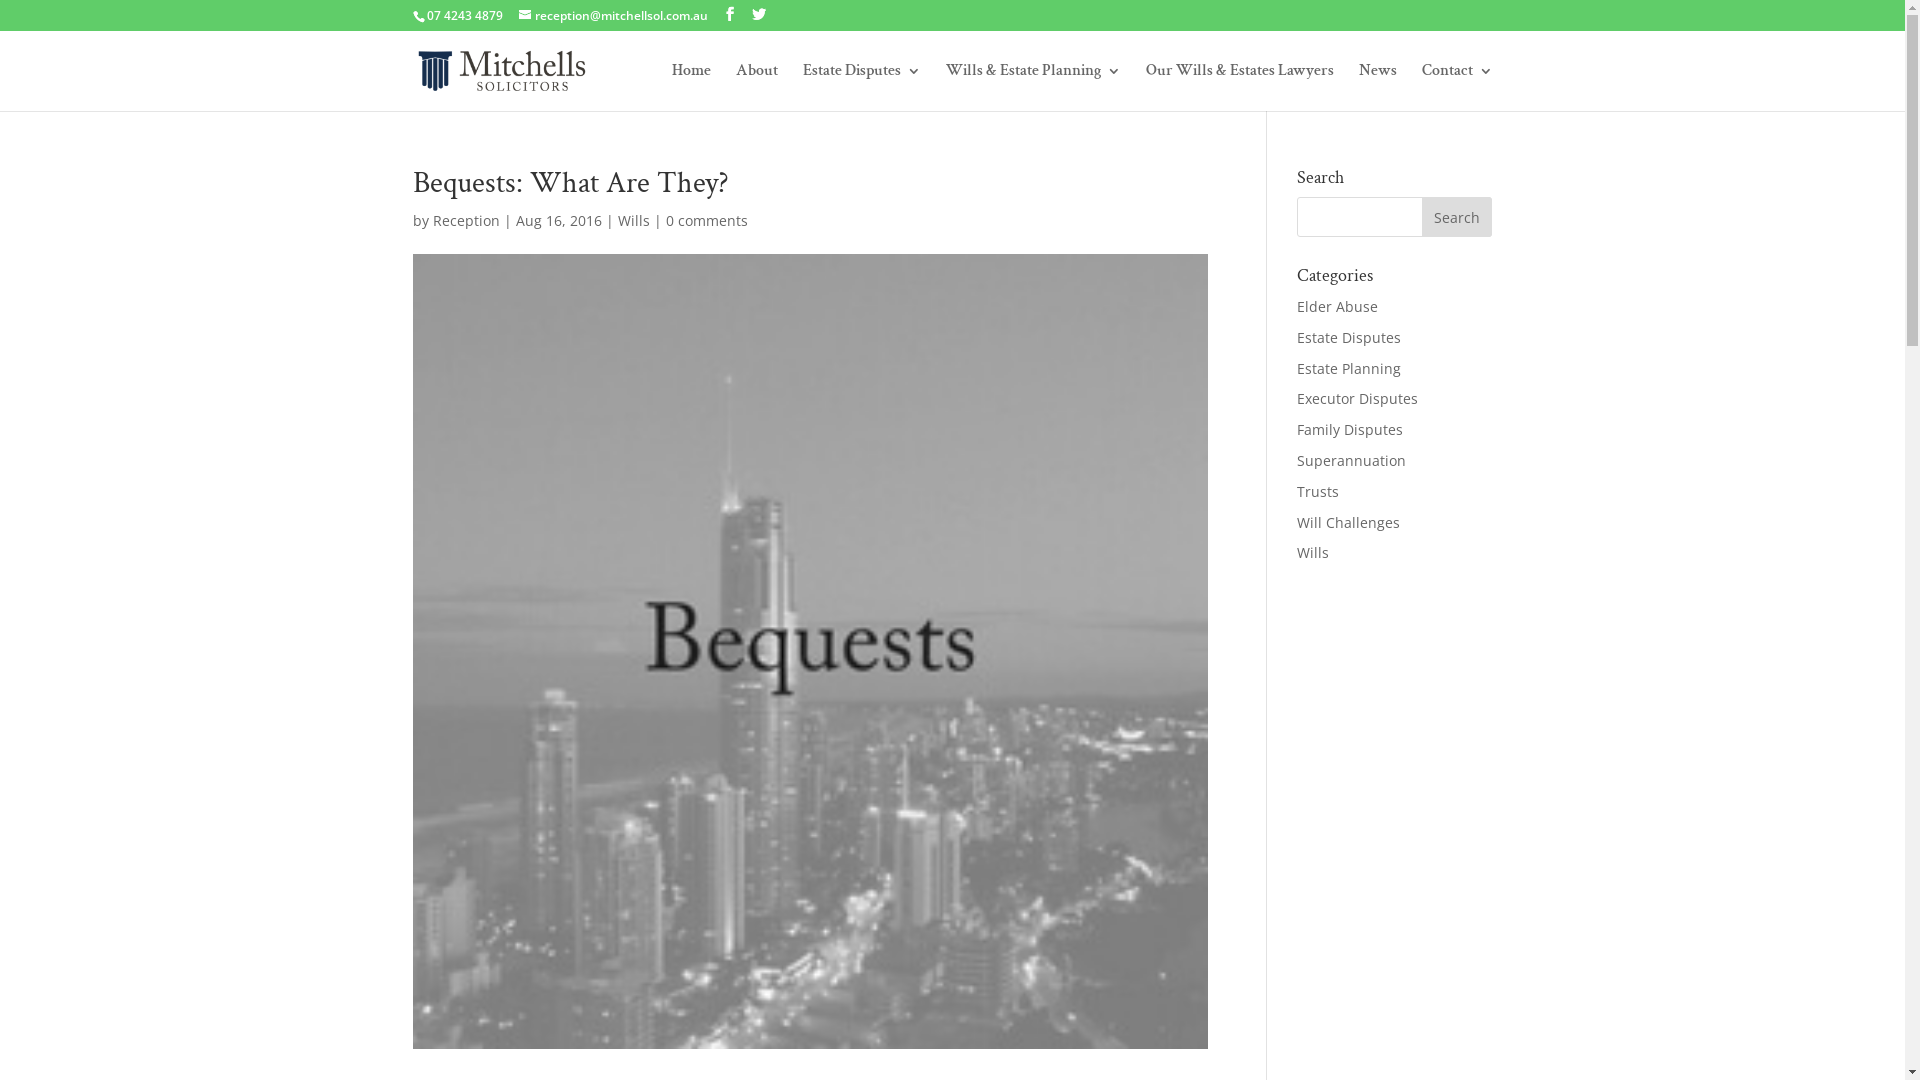 The height and width of the screenshot is (1080, 1920). What do you see at coordinates (1033, 86) in the screenshot?
I see `'Wills & Estate Planning'` at bounding box center [1033, 86].